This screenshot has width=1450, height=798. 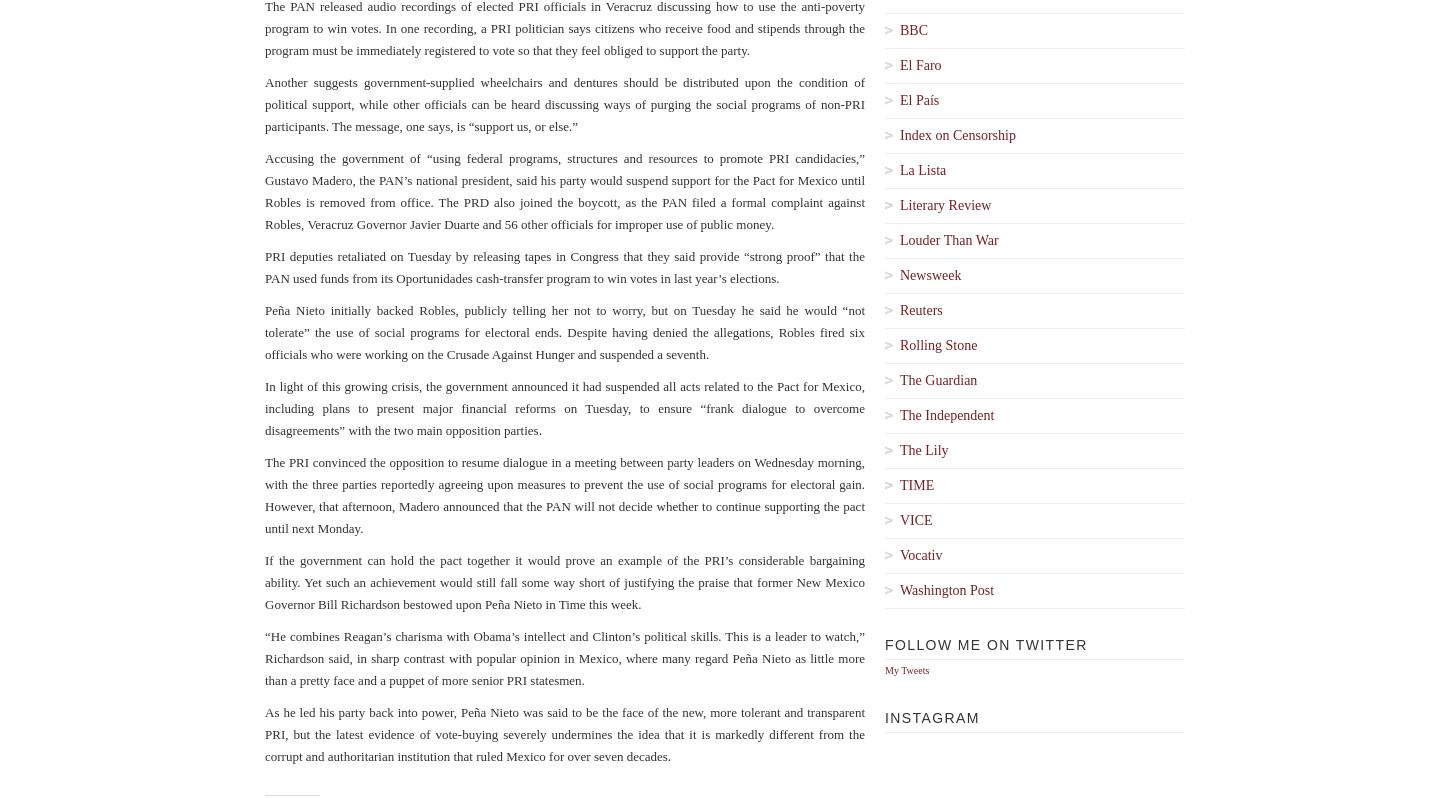 I want to click on 'As he led his party back into power, Peña Nieto was said to be the face of the new, more tolerant and transparent PRI, but the latest evidence of vote-buying severely undermines the idea that it is markedly different from the corrupt and authoritarian institution that ruled Mexico for over seven decades.', so click(x=565, y=734).